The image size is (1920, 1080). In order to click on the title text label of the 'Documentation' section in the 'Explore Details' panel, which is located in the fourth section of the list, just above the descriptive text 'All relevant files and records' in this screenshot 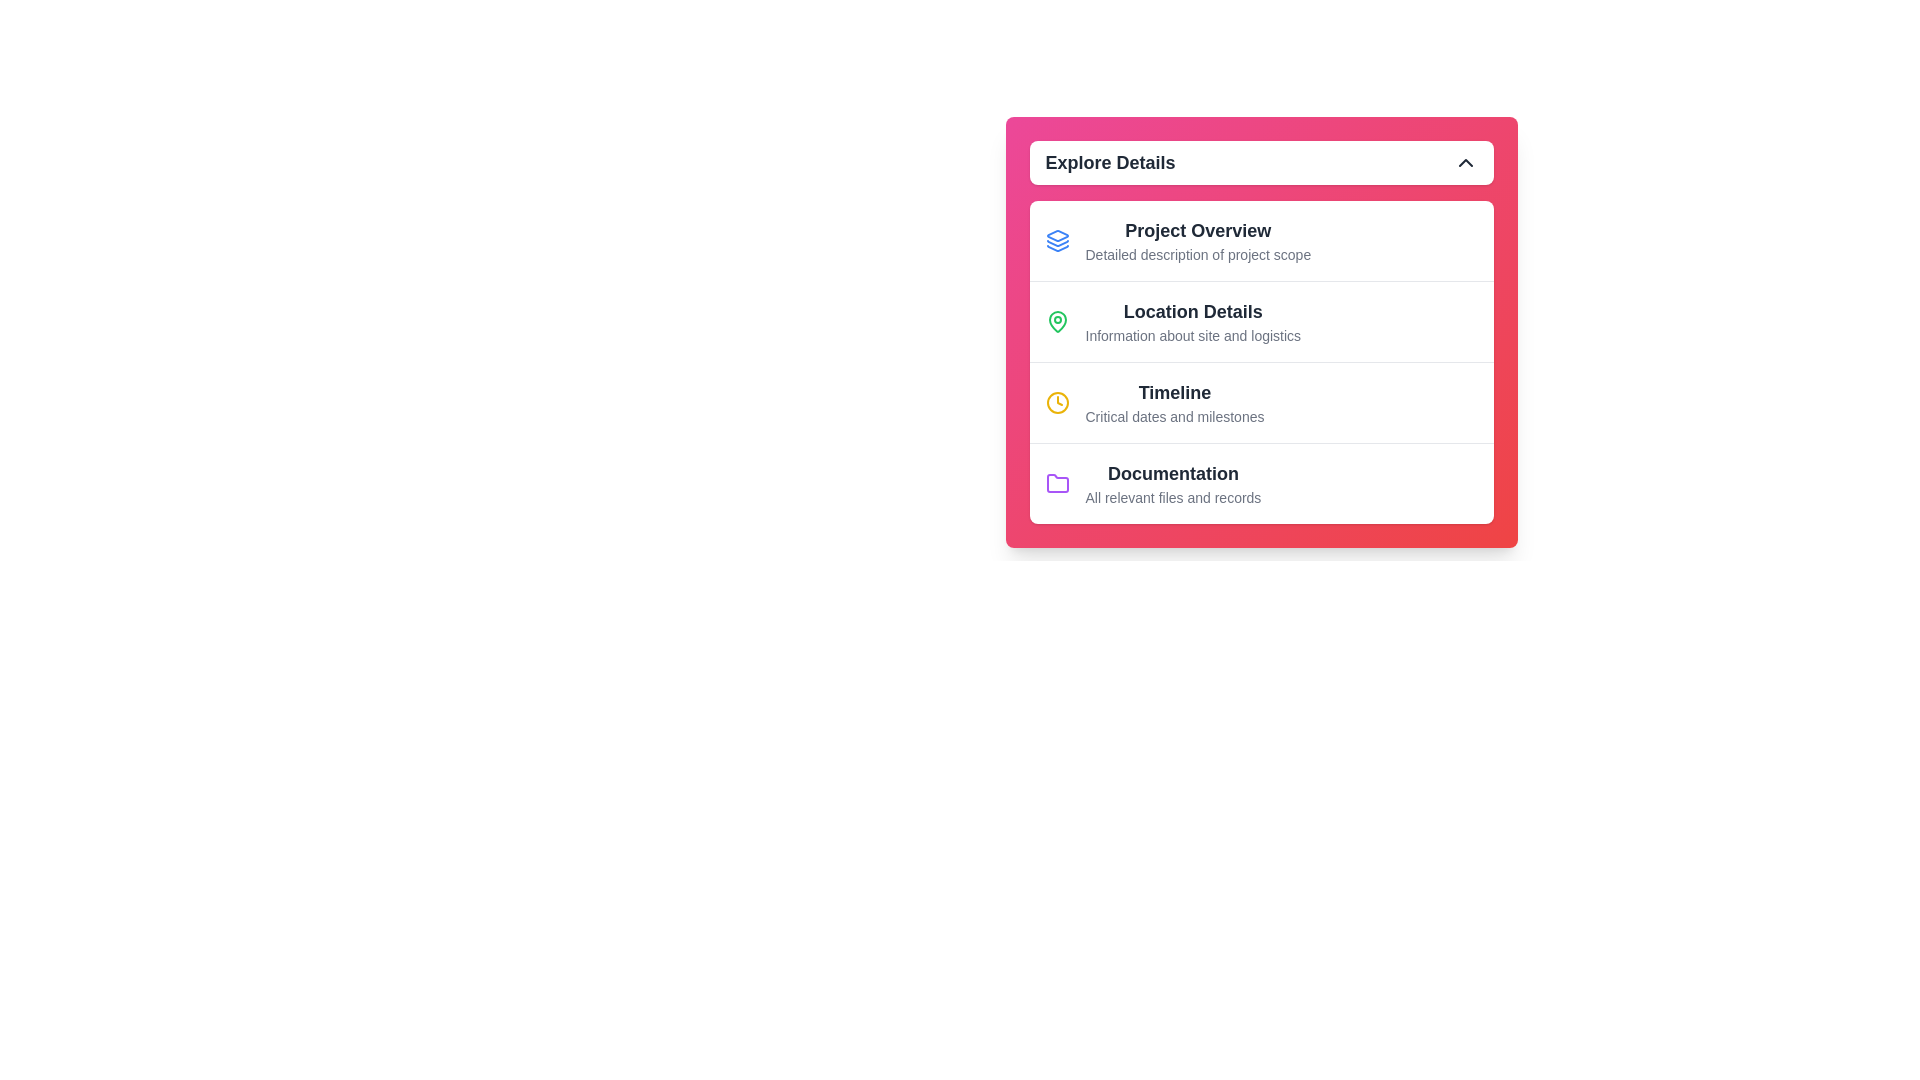, I will do `click(1173, 474)`.